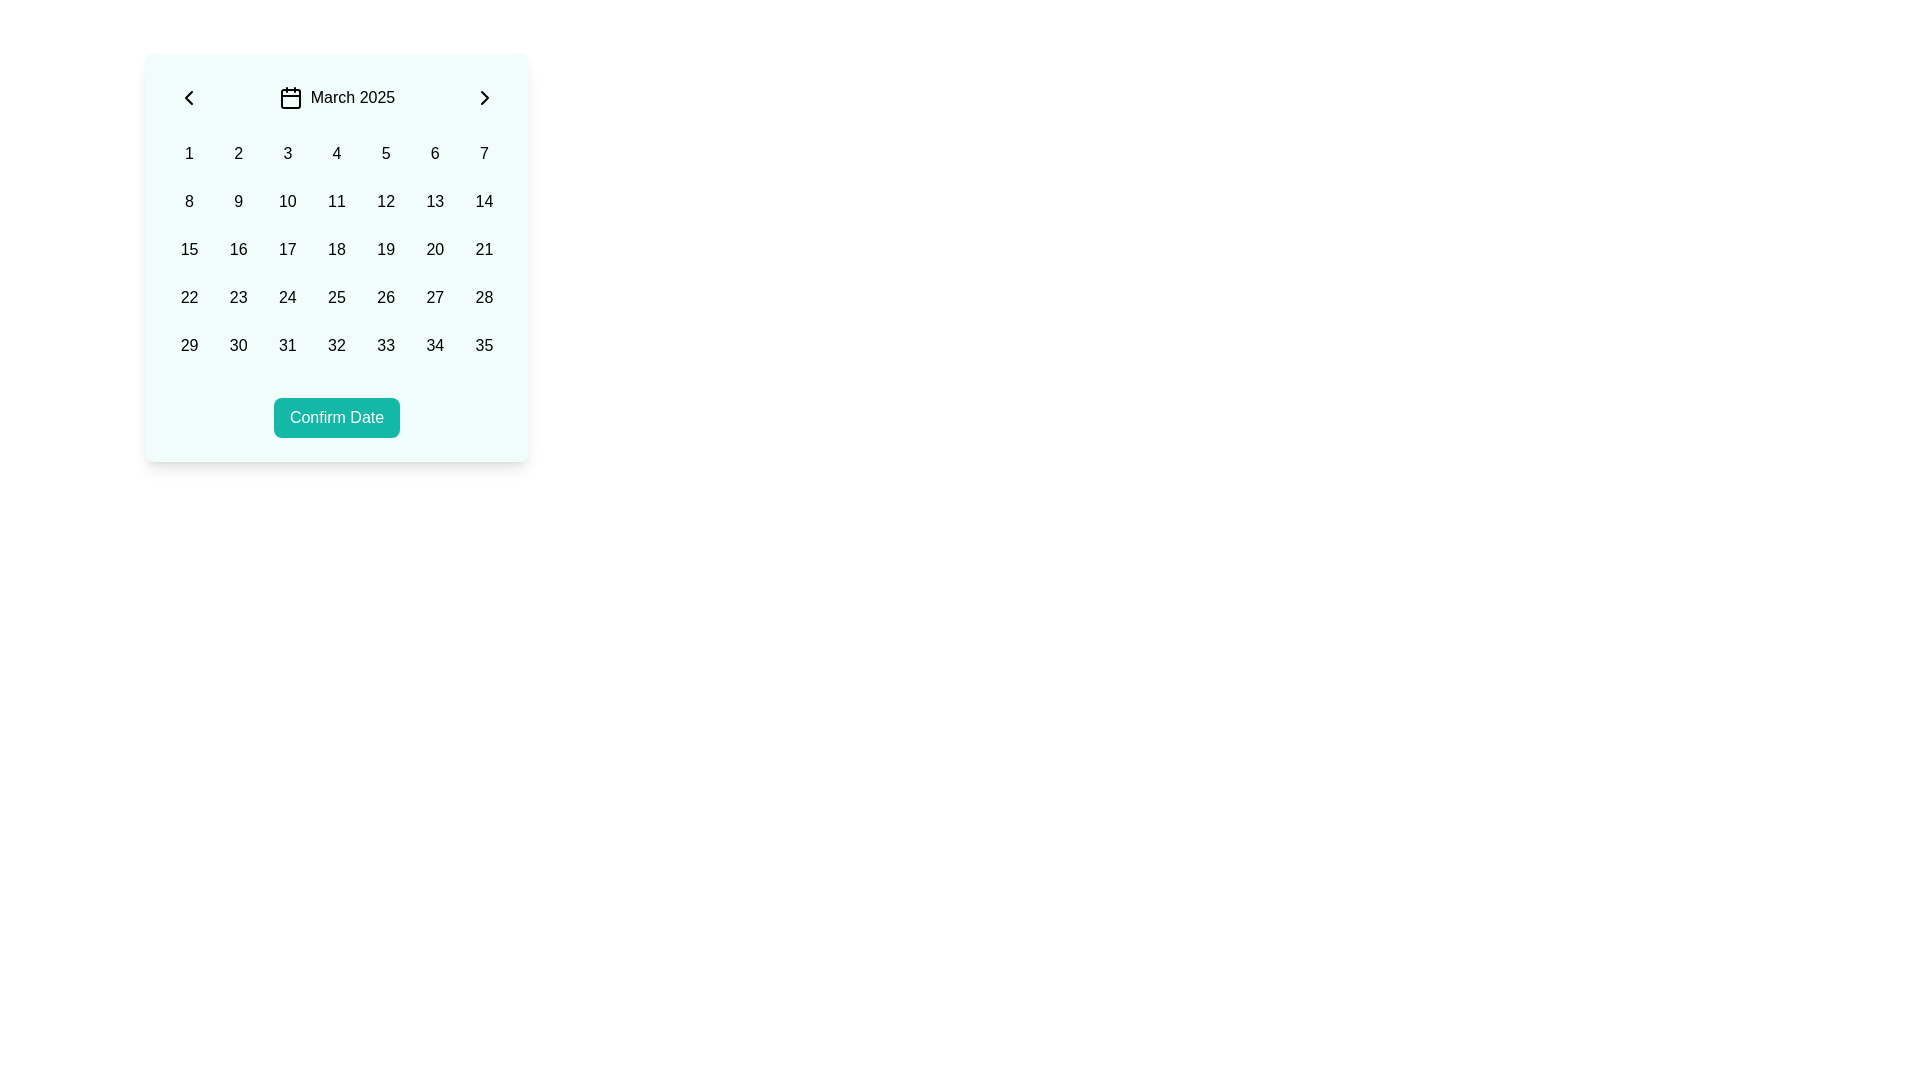  Describe the element at coordinates (238, 153) in the screenshot. I see `the second date button in the date picker interface` at that location.